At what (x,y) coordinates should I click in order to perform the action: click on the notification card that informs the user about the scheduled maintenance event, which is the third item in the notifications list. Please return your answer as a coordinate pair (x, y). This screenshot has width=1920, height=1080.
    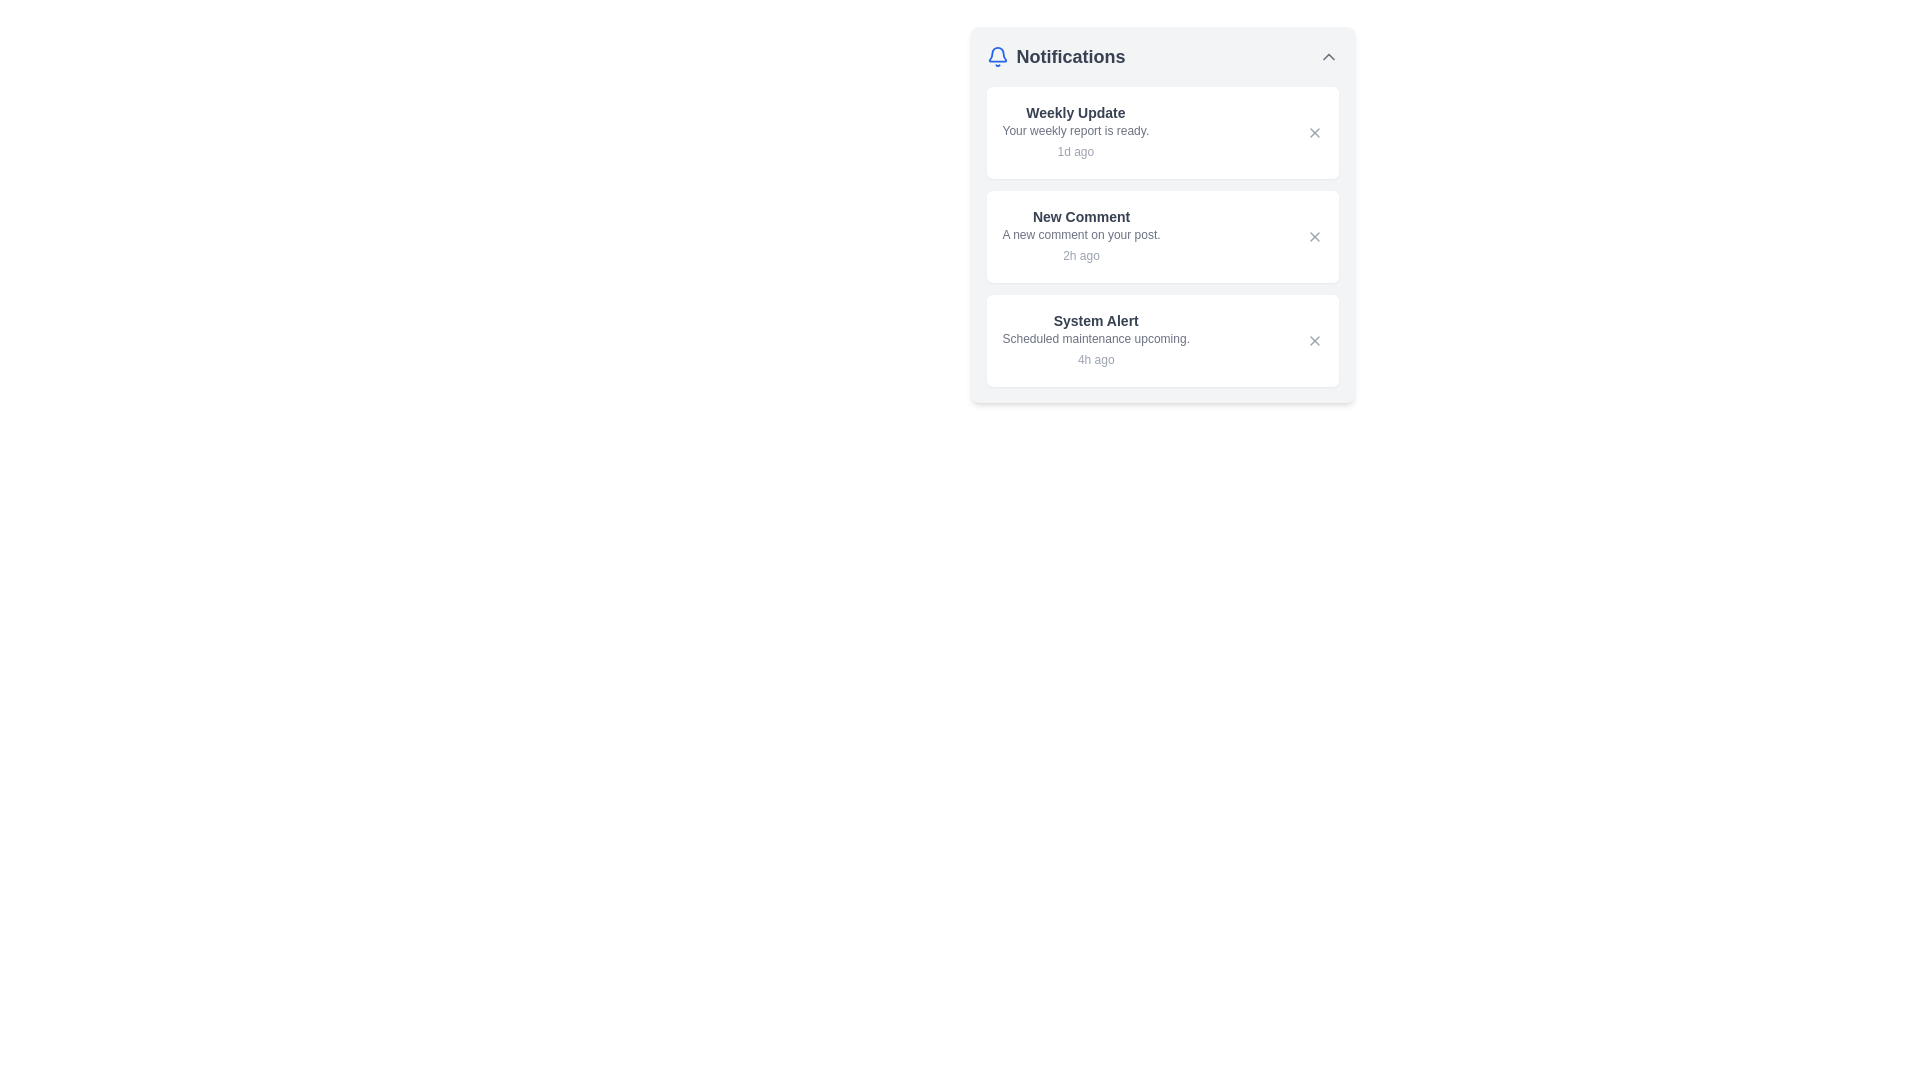
    Looking at the image, I should click on (1162, 339).